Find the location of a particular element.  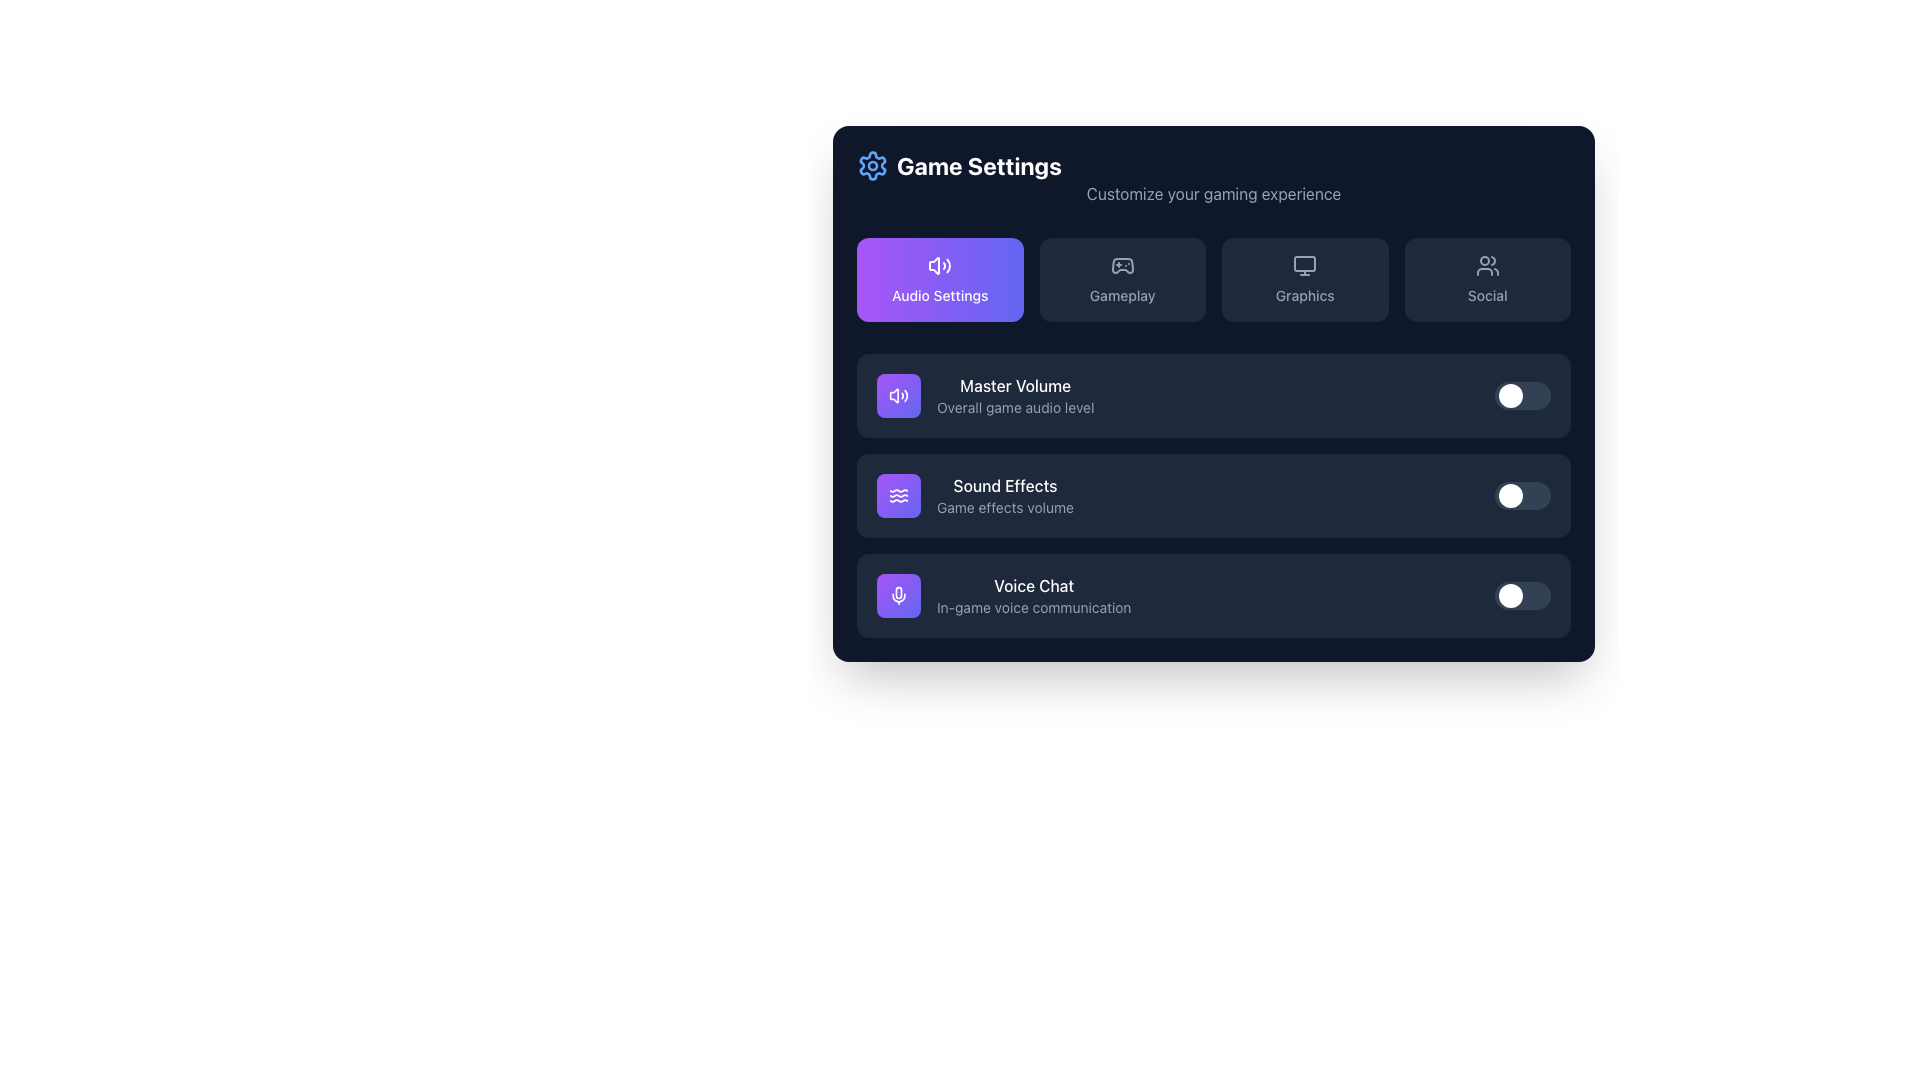

the microphone icon located inside the 'Voice Chat' button in the 'Audio Settings' section is located at coordinates (897, 592).